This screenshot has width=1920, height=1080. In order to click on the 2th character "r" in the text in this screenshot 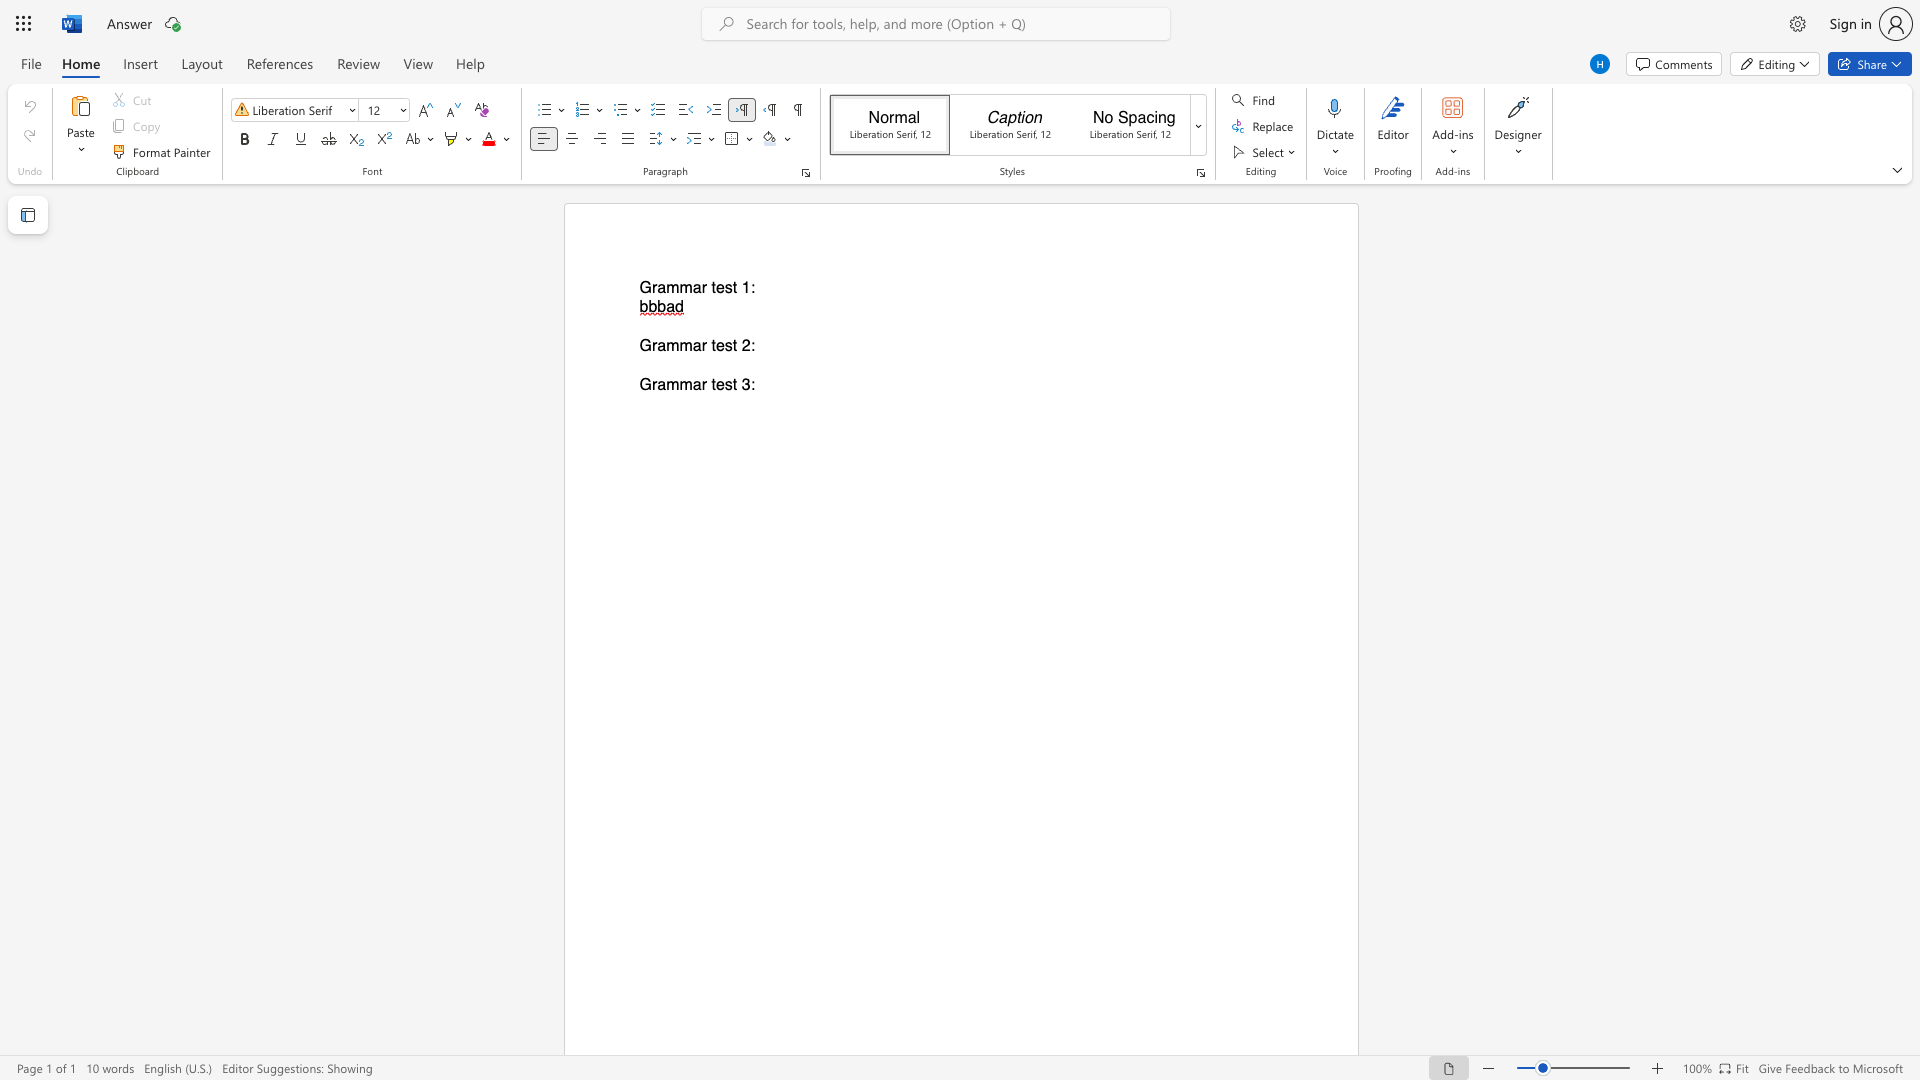, I will do `click(704, 385)`.